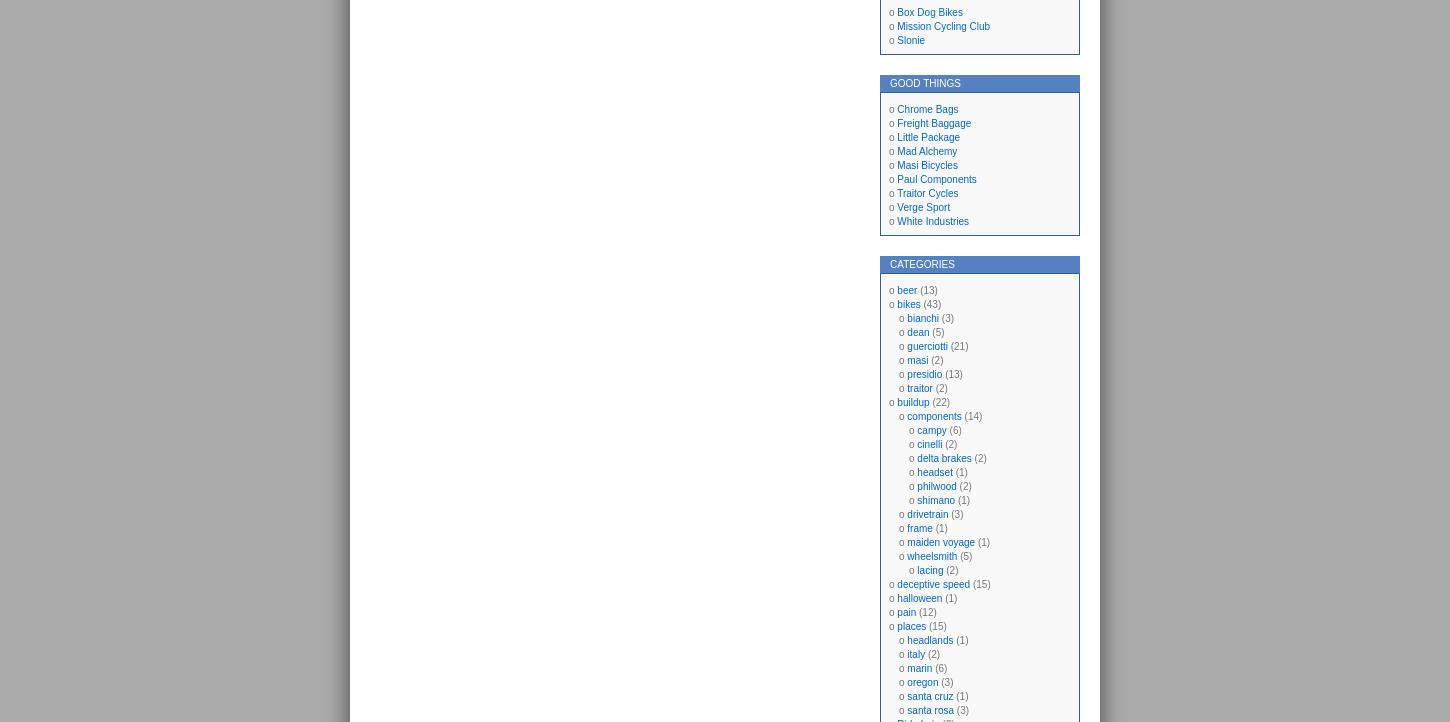 The width and height of the screenshot is (1450, 722). What do you see at coordinates (929, 569) in the screenshot?
I see `'lacing'` at bounding box center [929, 569].